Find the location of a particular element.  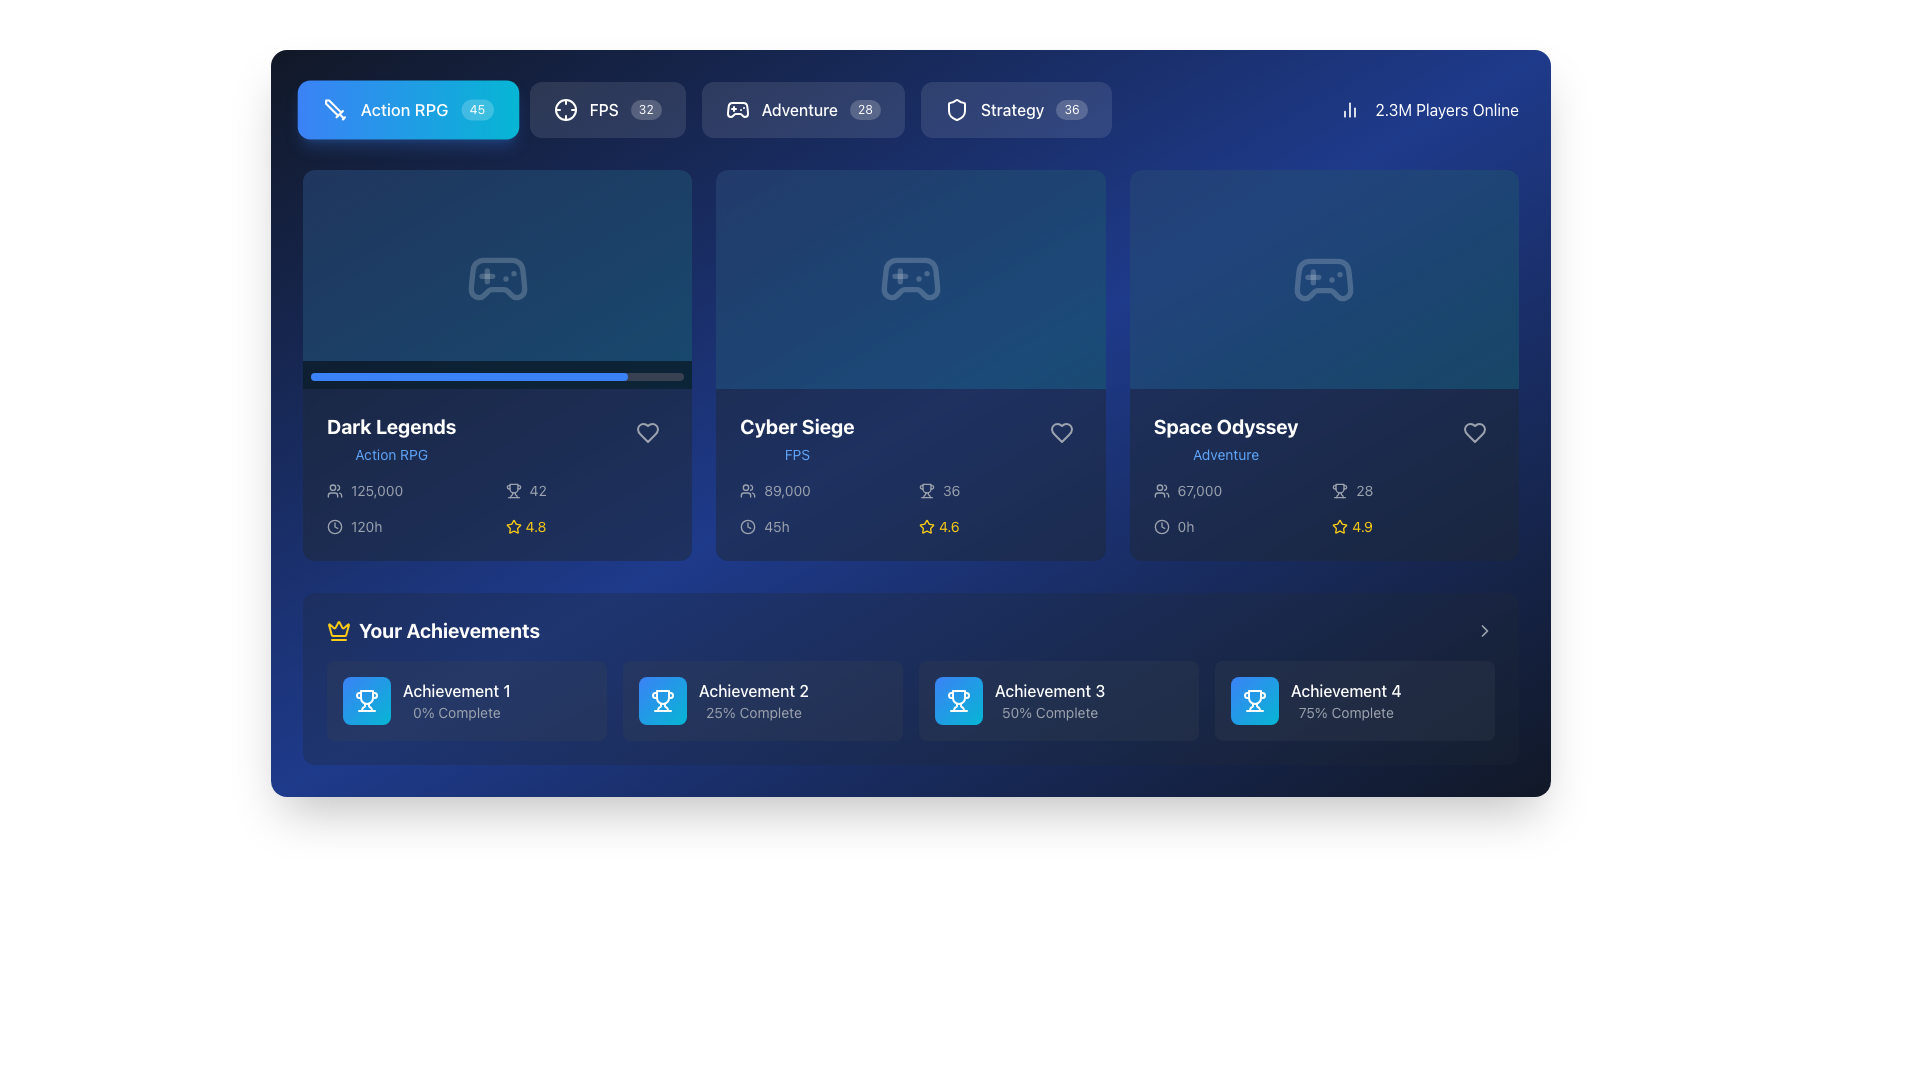

the progress bar is located at coordinates (604, 375).